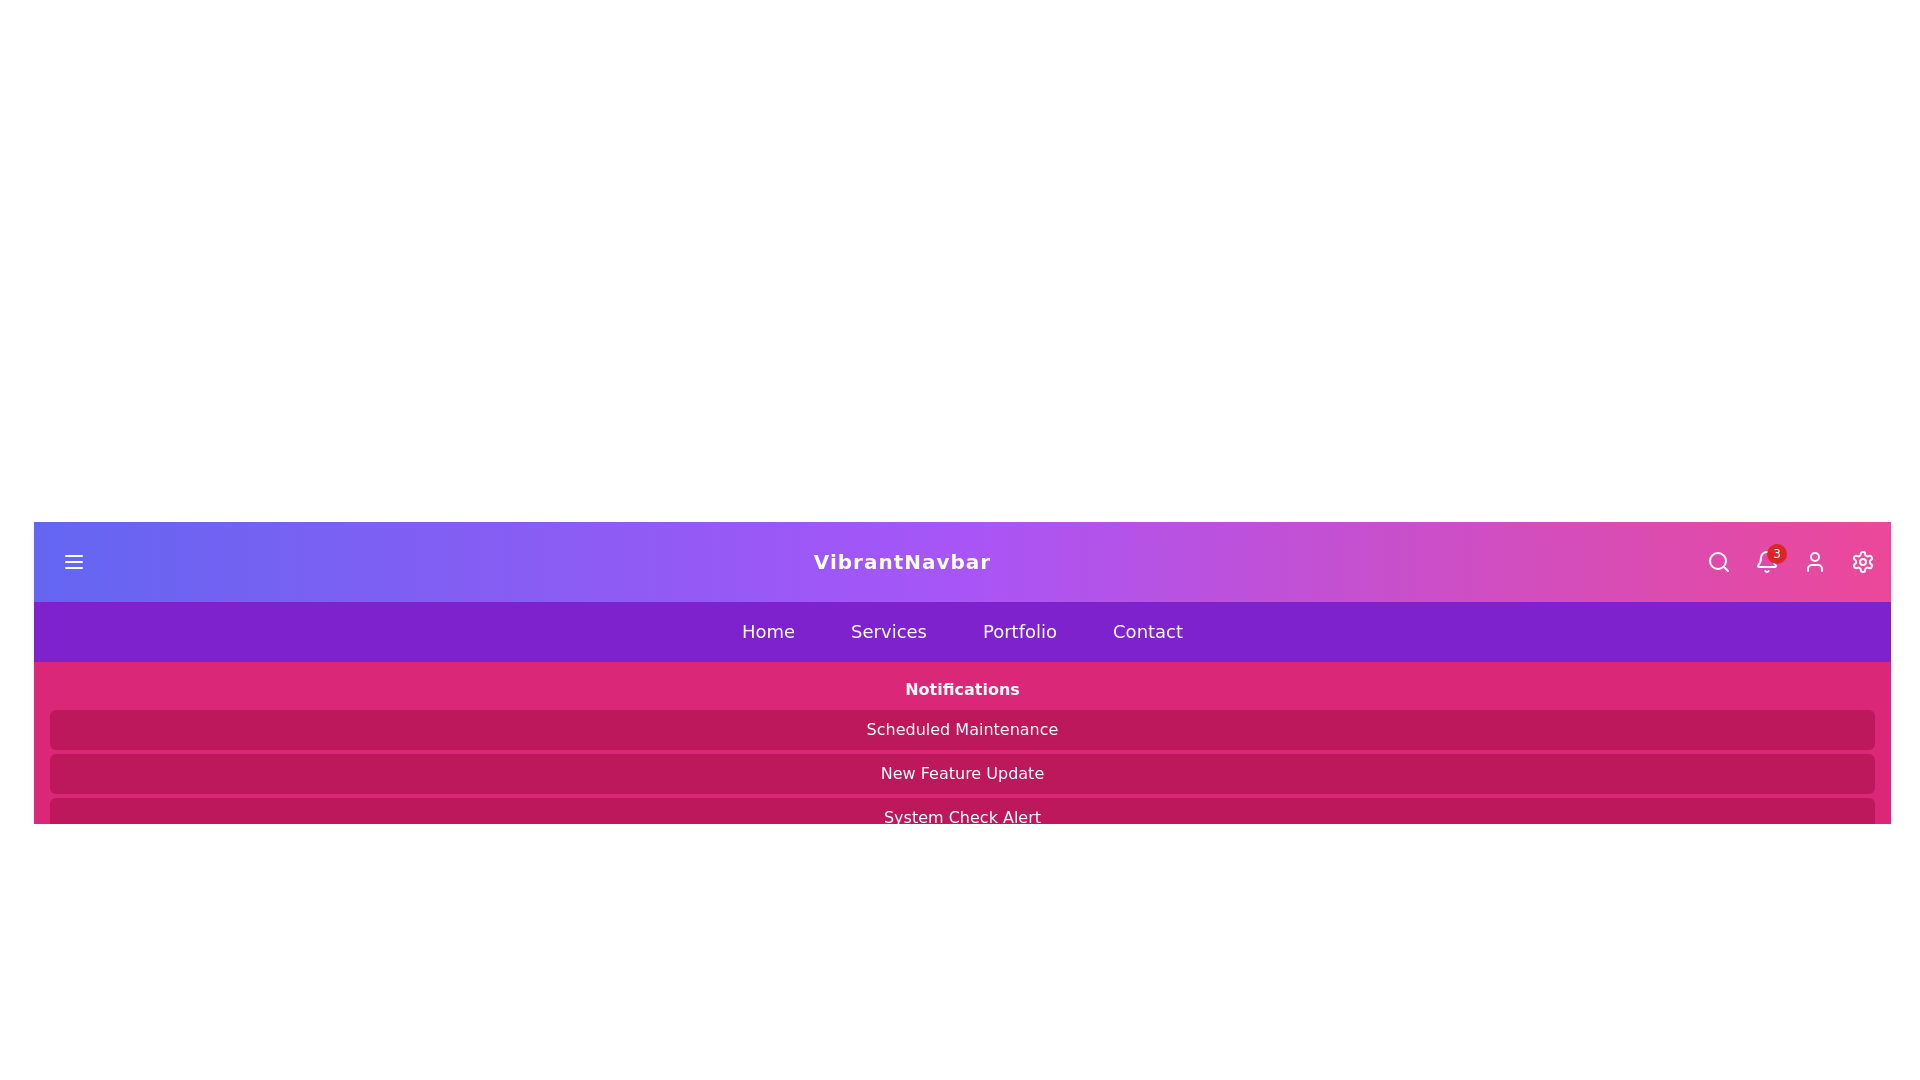 Image resolution: width=1920 pixels, height=1080 pixels. Describe the element at coordinates (962, 562) in the screenshot. I see `the interactive elements of the Navigation bar, which includes the hamburger menu icon, the title 'VibrantNavbar', and the action icons on the right` at that location.